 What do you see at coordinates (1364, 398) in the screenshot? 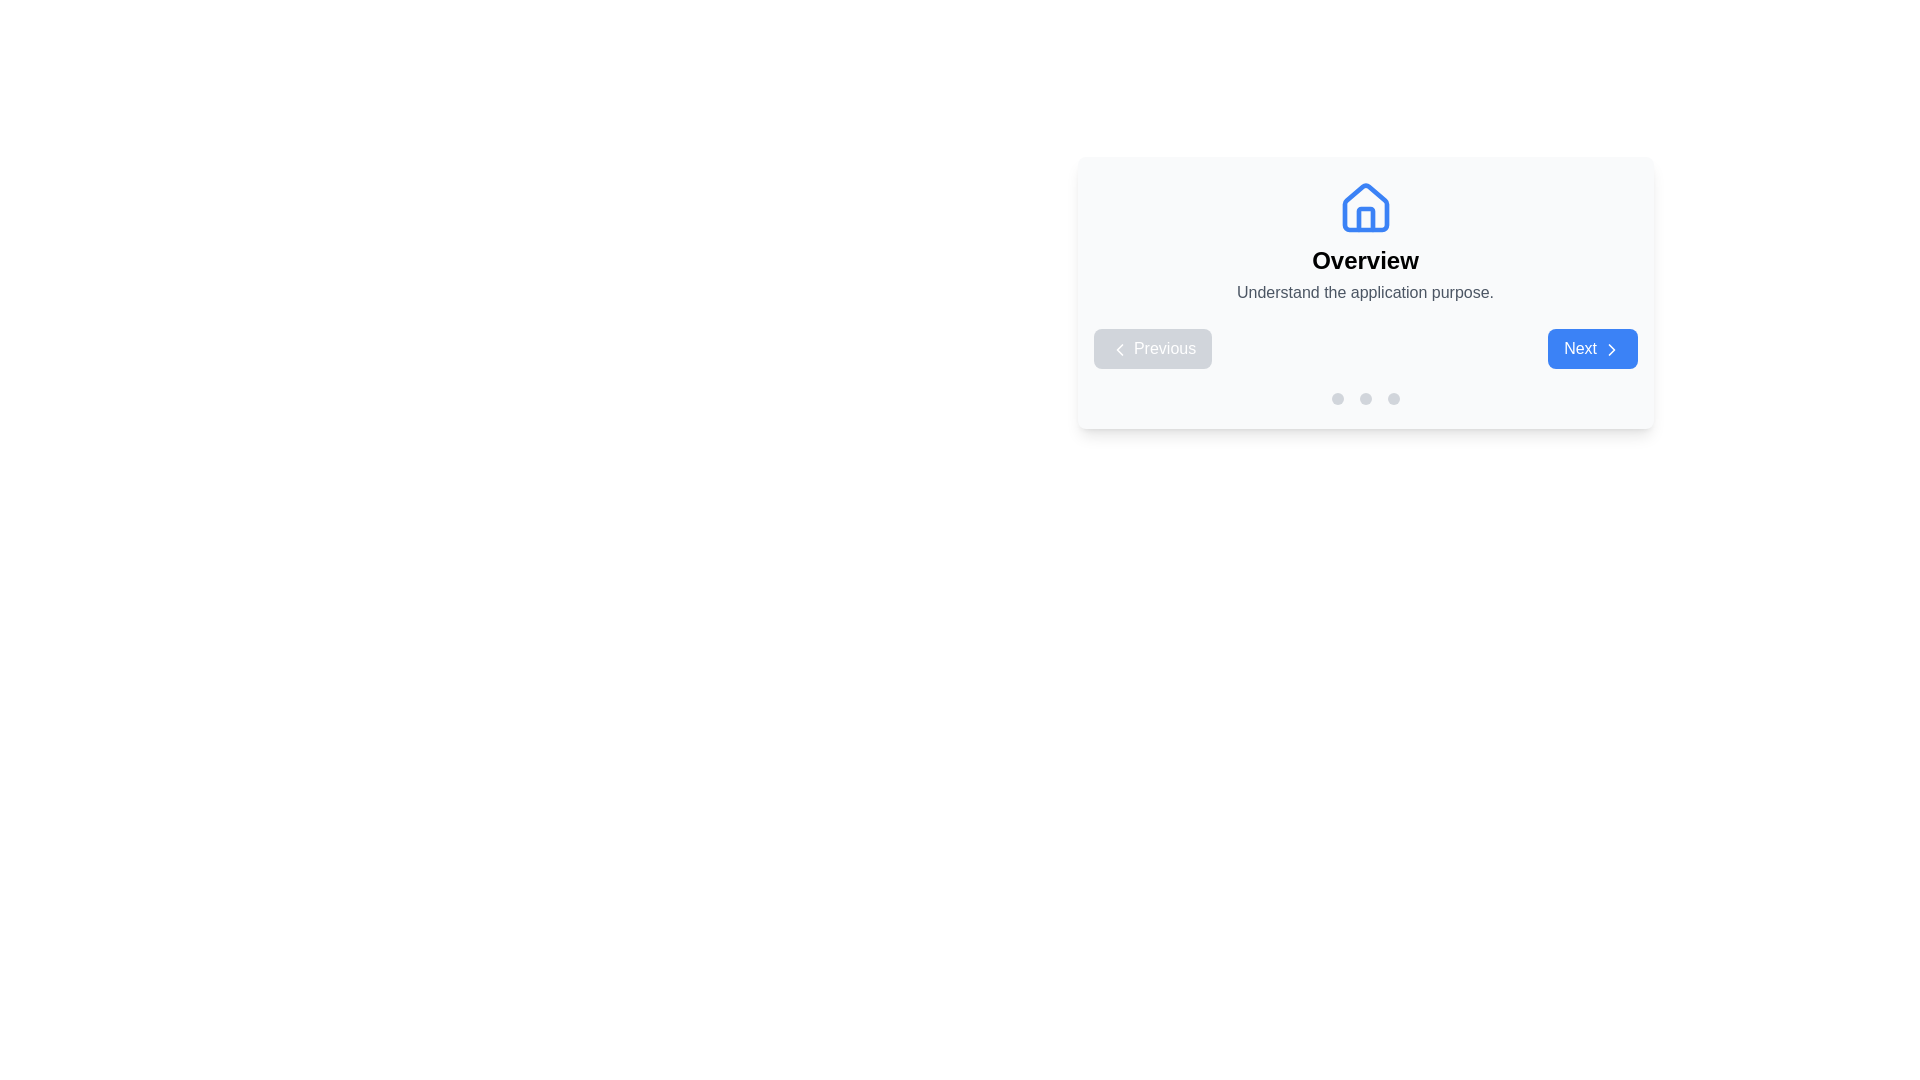
I see `the Pagination indicator circles, which are located at the bottom of the card-like component containing the title 'Overview' and navigation buttons 'Previous' and 'Next'` at bounding box center [1364, 398].